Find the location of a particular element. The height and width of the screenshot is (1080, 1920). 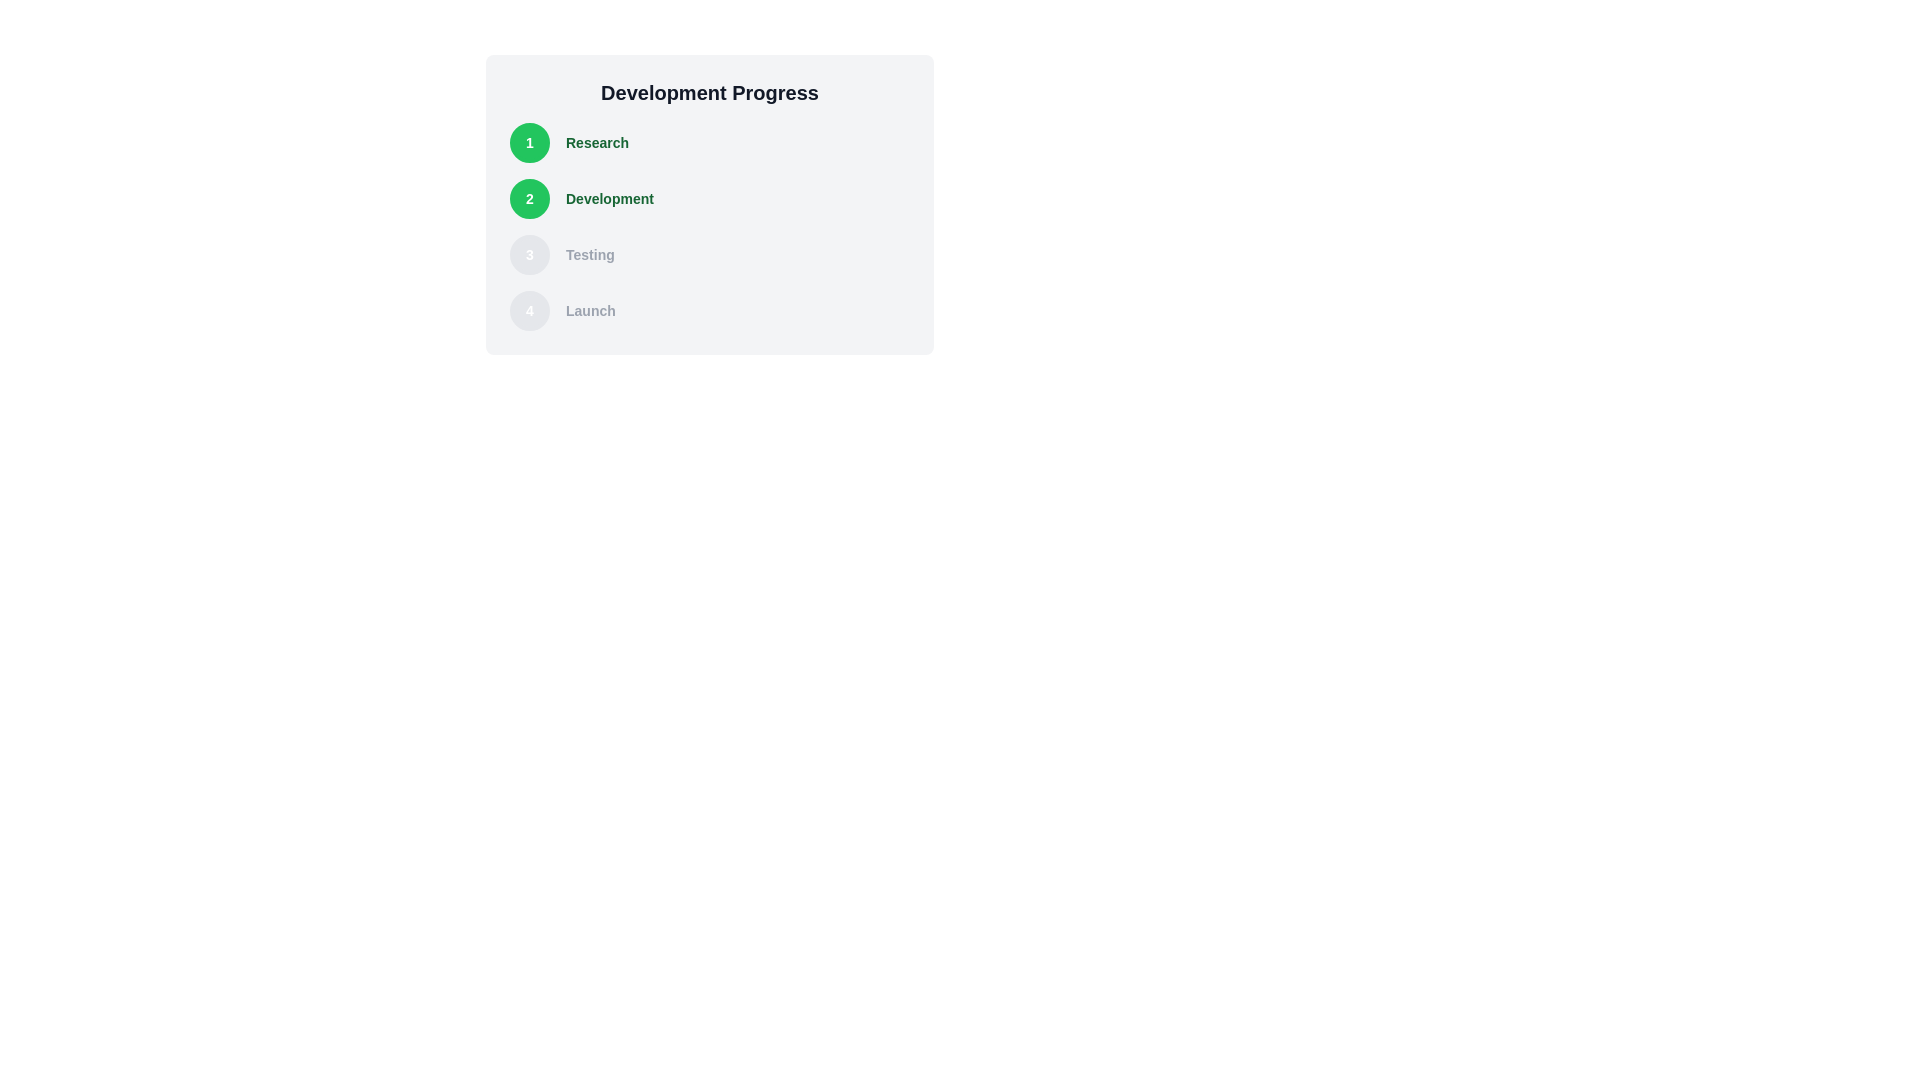

the circular green icon with a white border featuring the number '1', which indicates an active status and is located at the beginning of the progress indicator list, aligned below the heading 'Development Progress' is located at coordinates (529, 141).